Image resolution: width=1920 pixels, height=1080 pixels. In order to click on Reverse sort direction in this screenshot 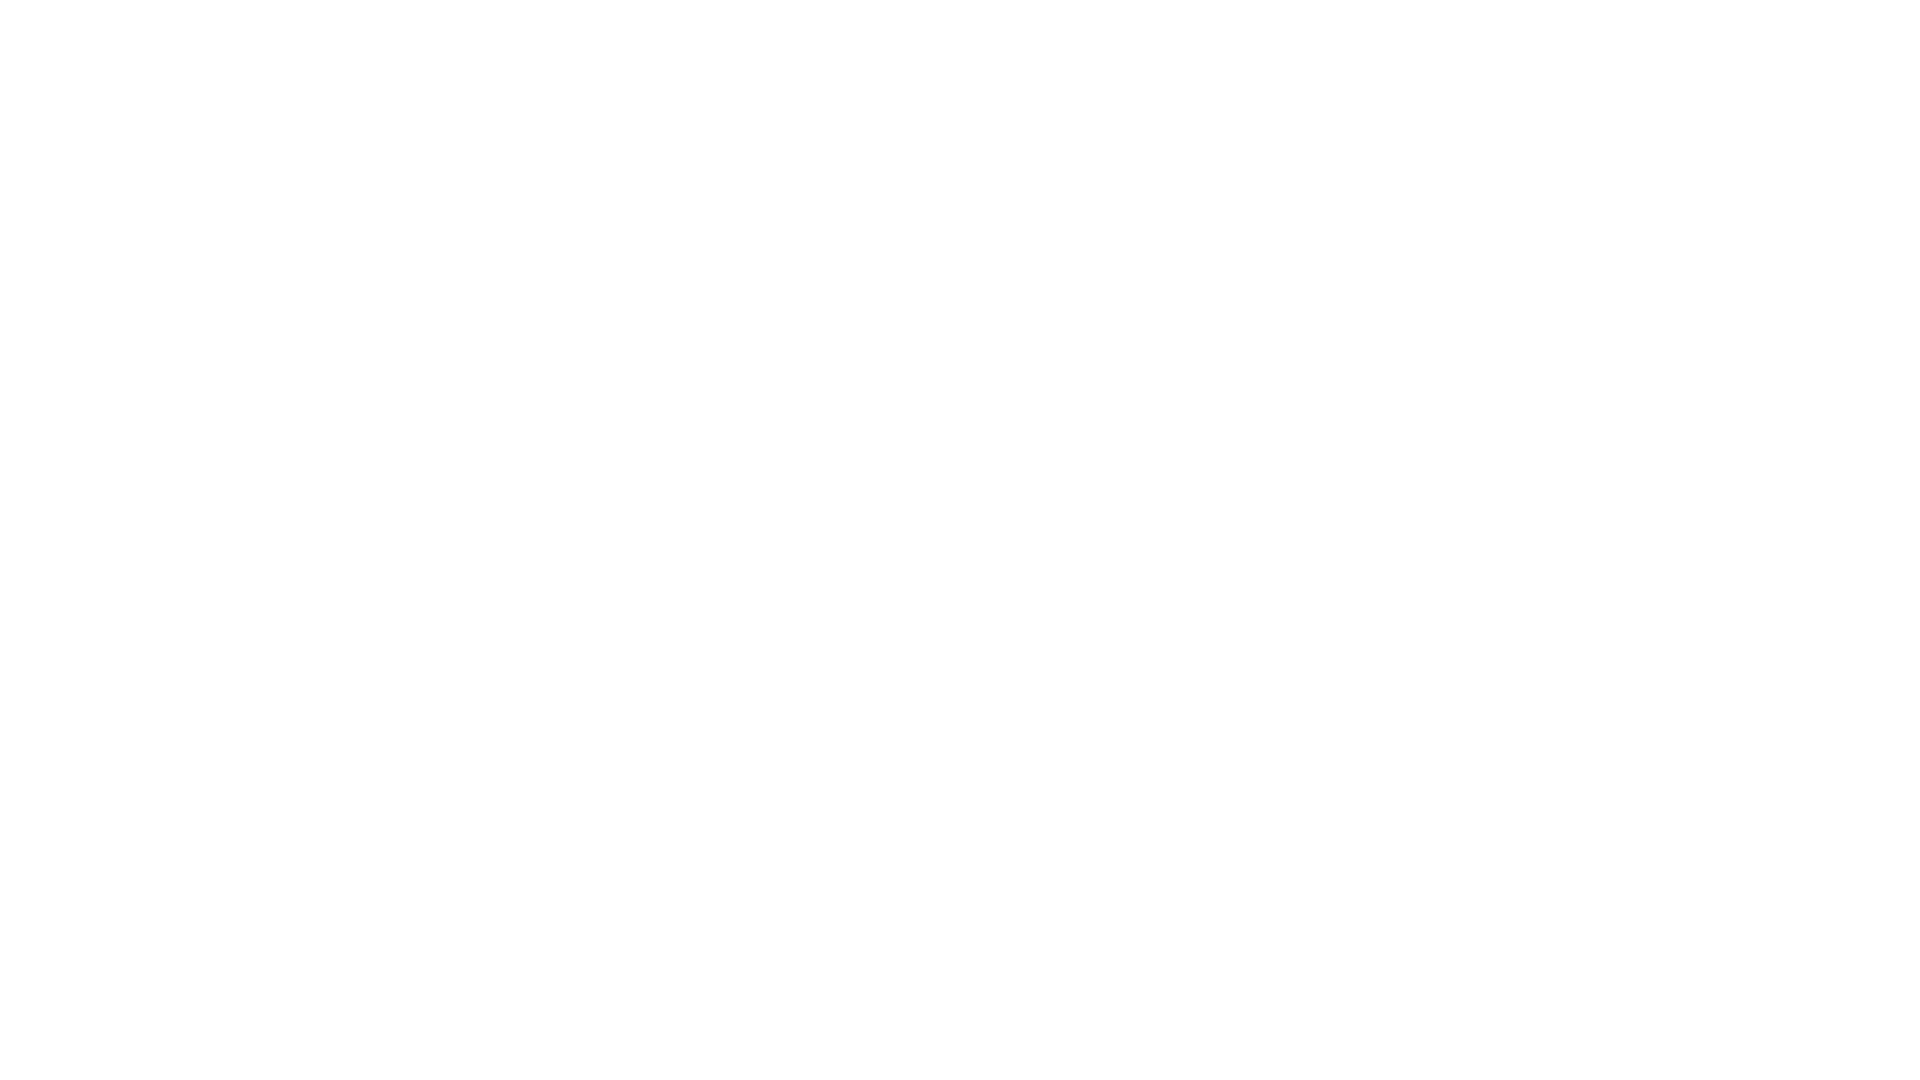, I will do `click(1822, 156)`.